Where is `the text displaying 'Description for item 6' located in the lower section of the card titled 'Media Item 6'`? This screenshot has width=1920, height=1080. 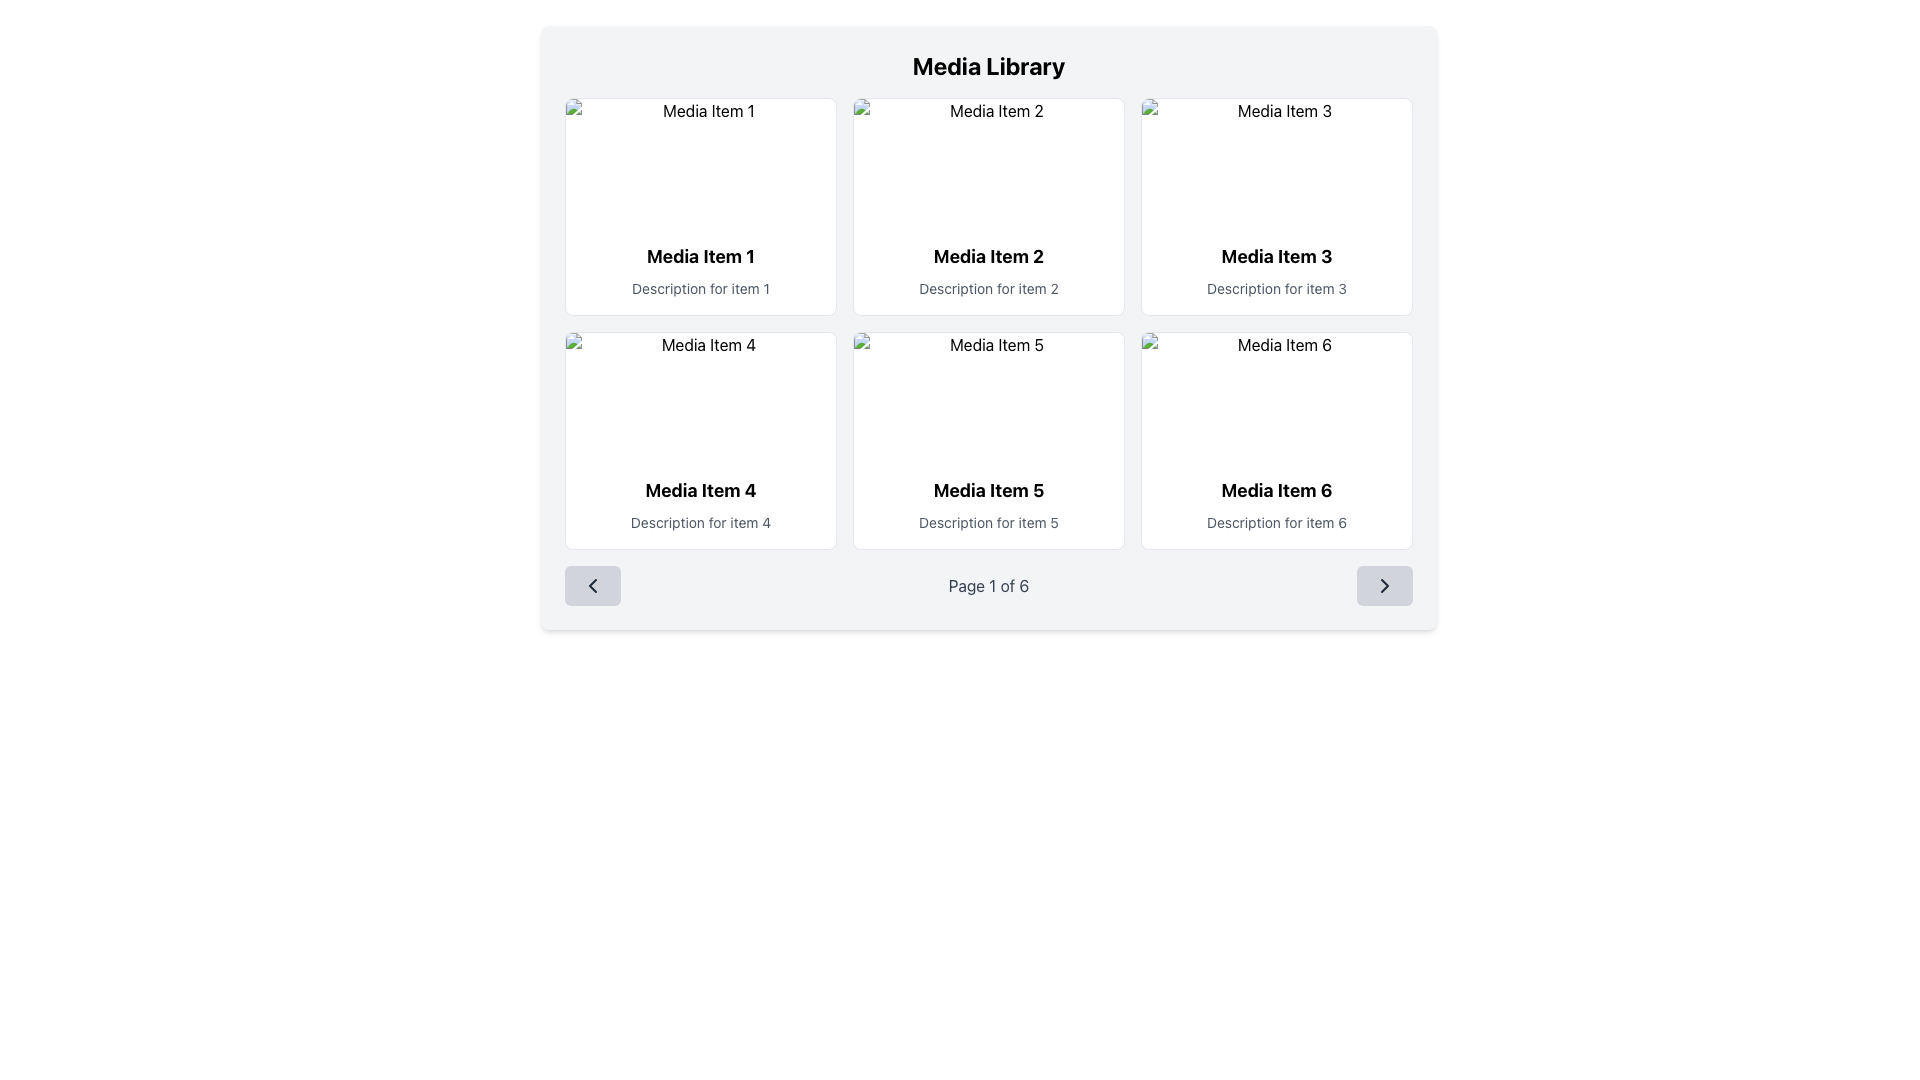 the text displaying 'Description for item 6' located in the lower section of the card titled 'Media Item 6' is located at coordinates (1275, 522).